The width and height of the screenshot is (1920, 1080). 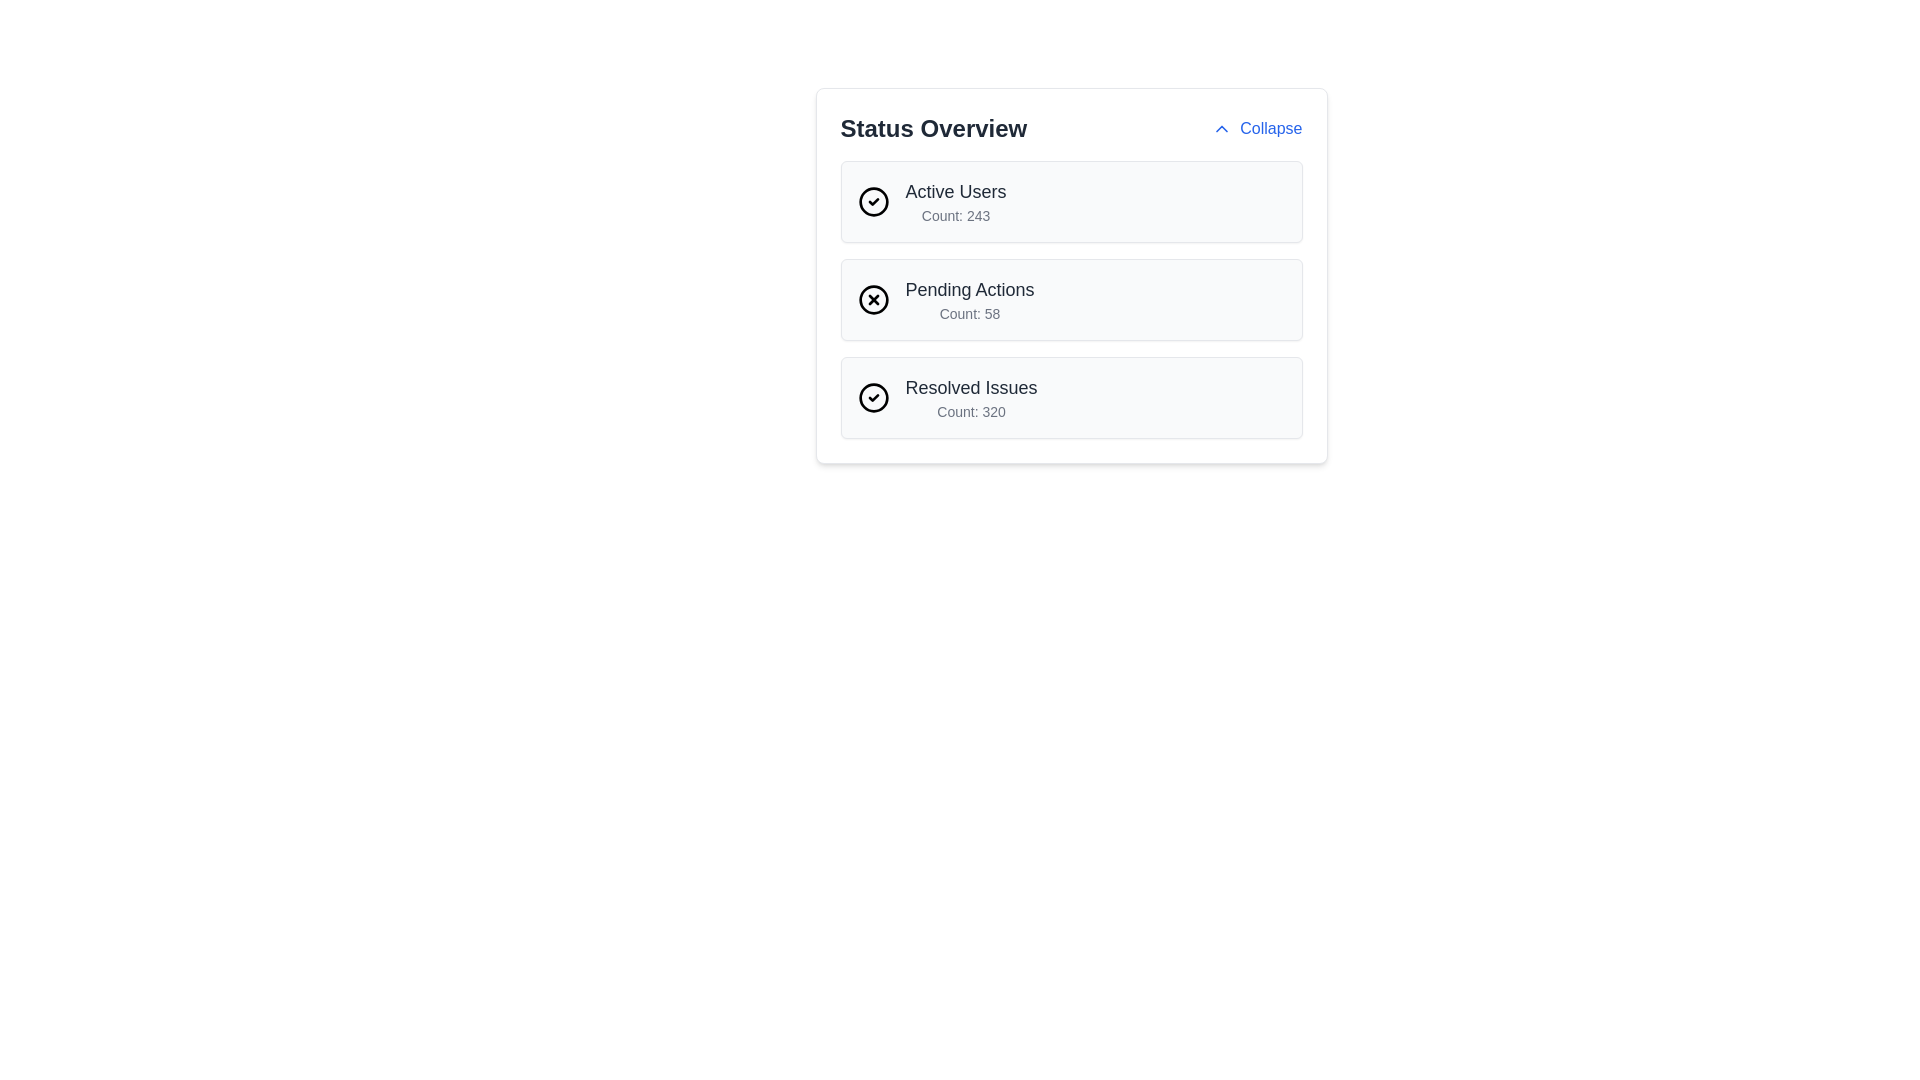 I want to click on the Text label that identifies the card containing information regarding resolved issues, located in the third card from the top in the 'Status Overview' section, so click(x=971, y=388).